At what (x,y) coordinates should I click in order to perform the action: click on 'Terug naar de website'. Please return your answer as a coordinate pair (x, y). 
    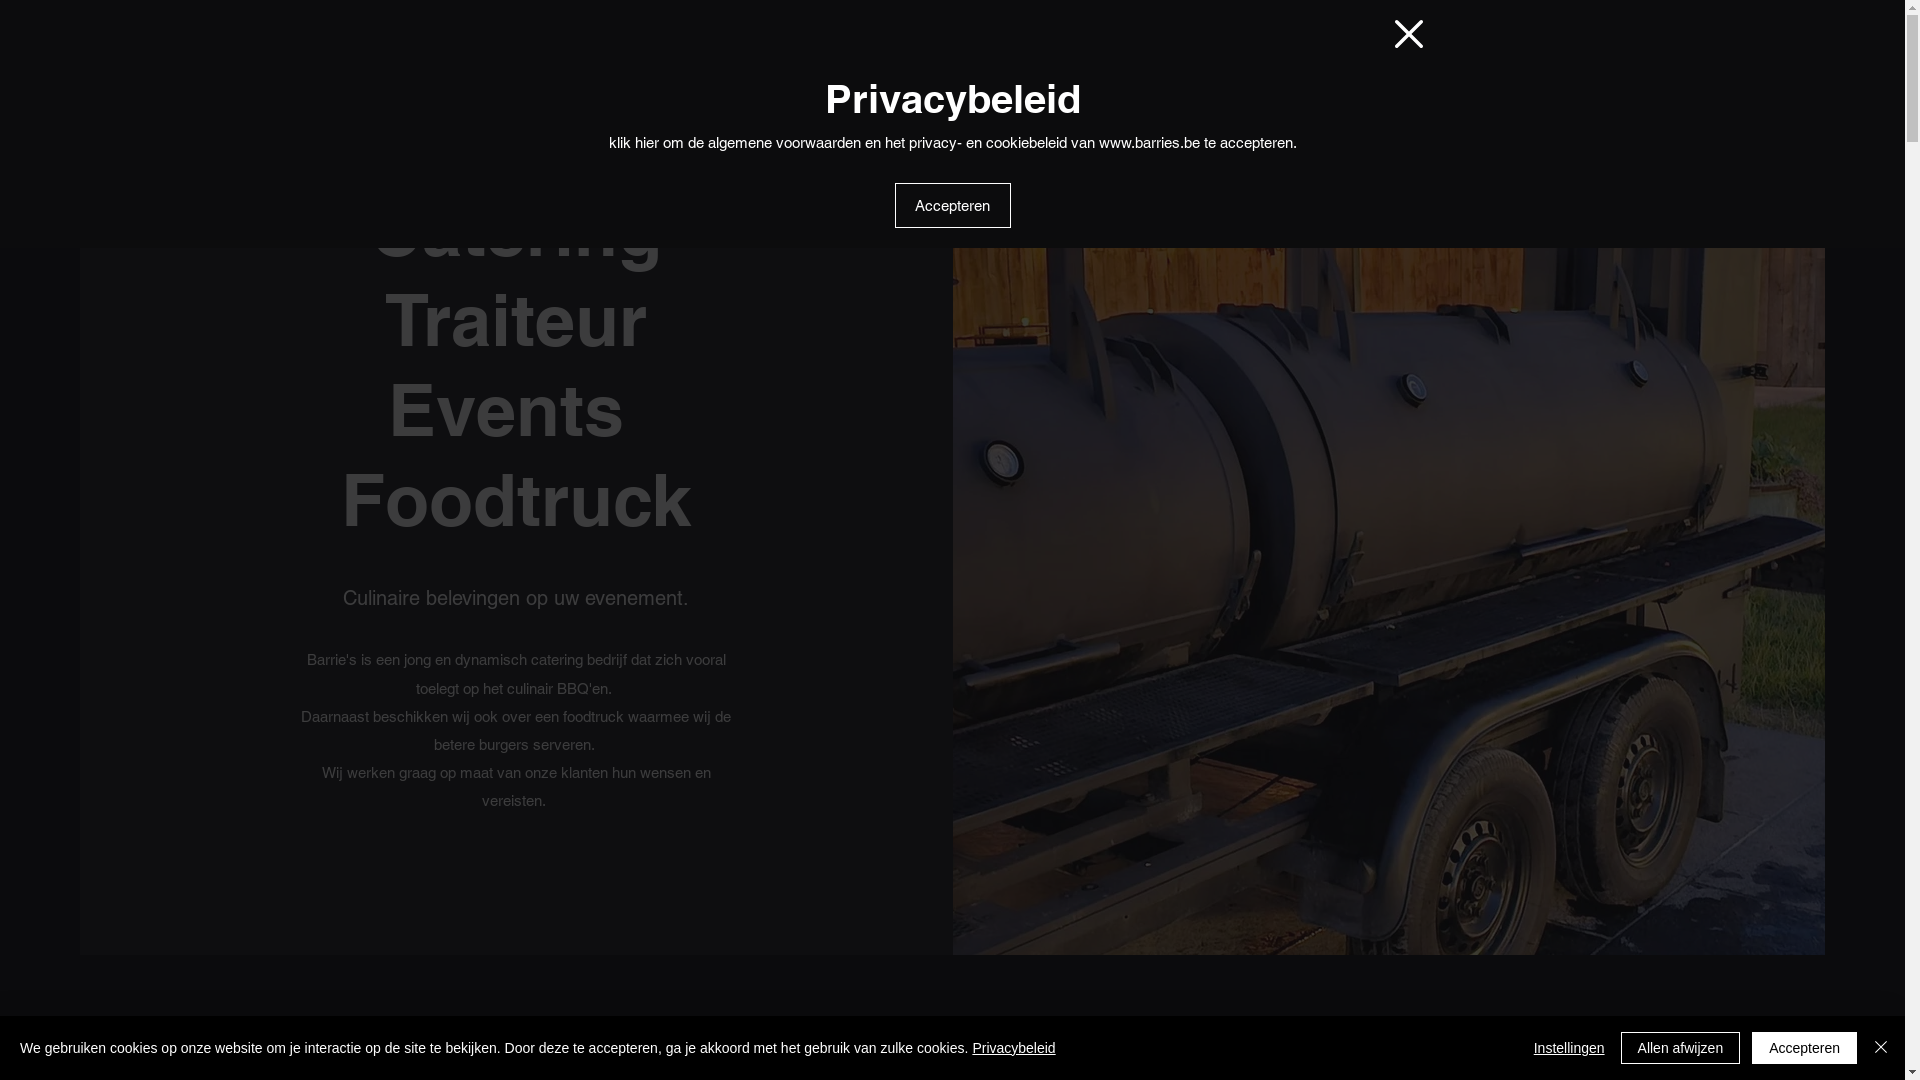
    Looking at the image, I should click on (1406, 34).